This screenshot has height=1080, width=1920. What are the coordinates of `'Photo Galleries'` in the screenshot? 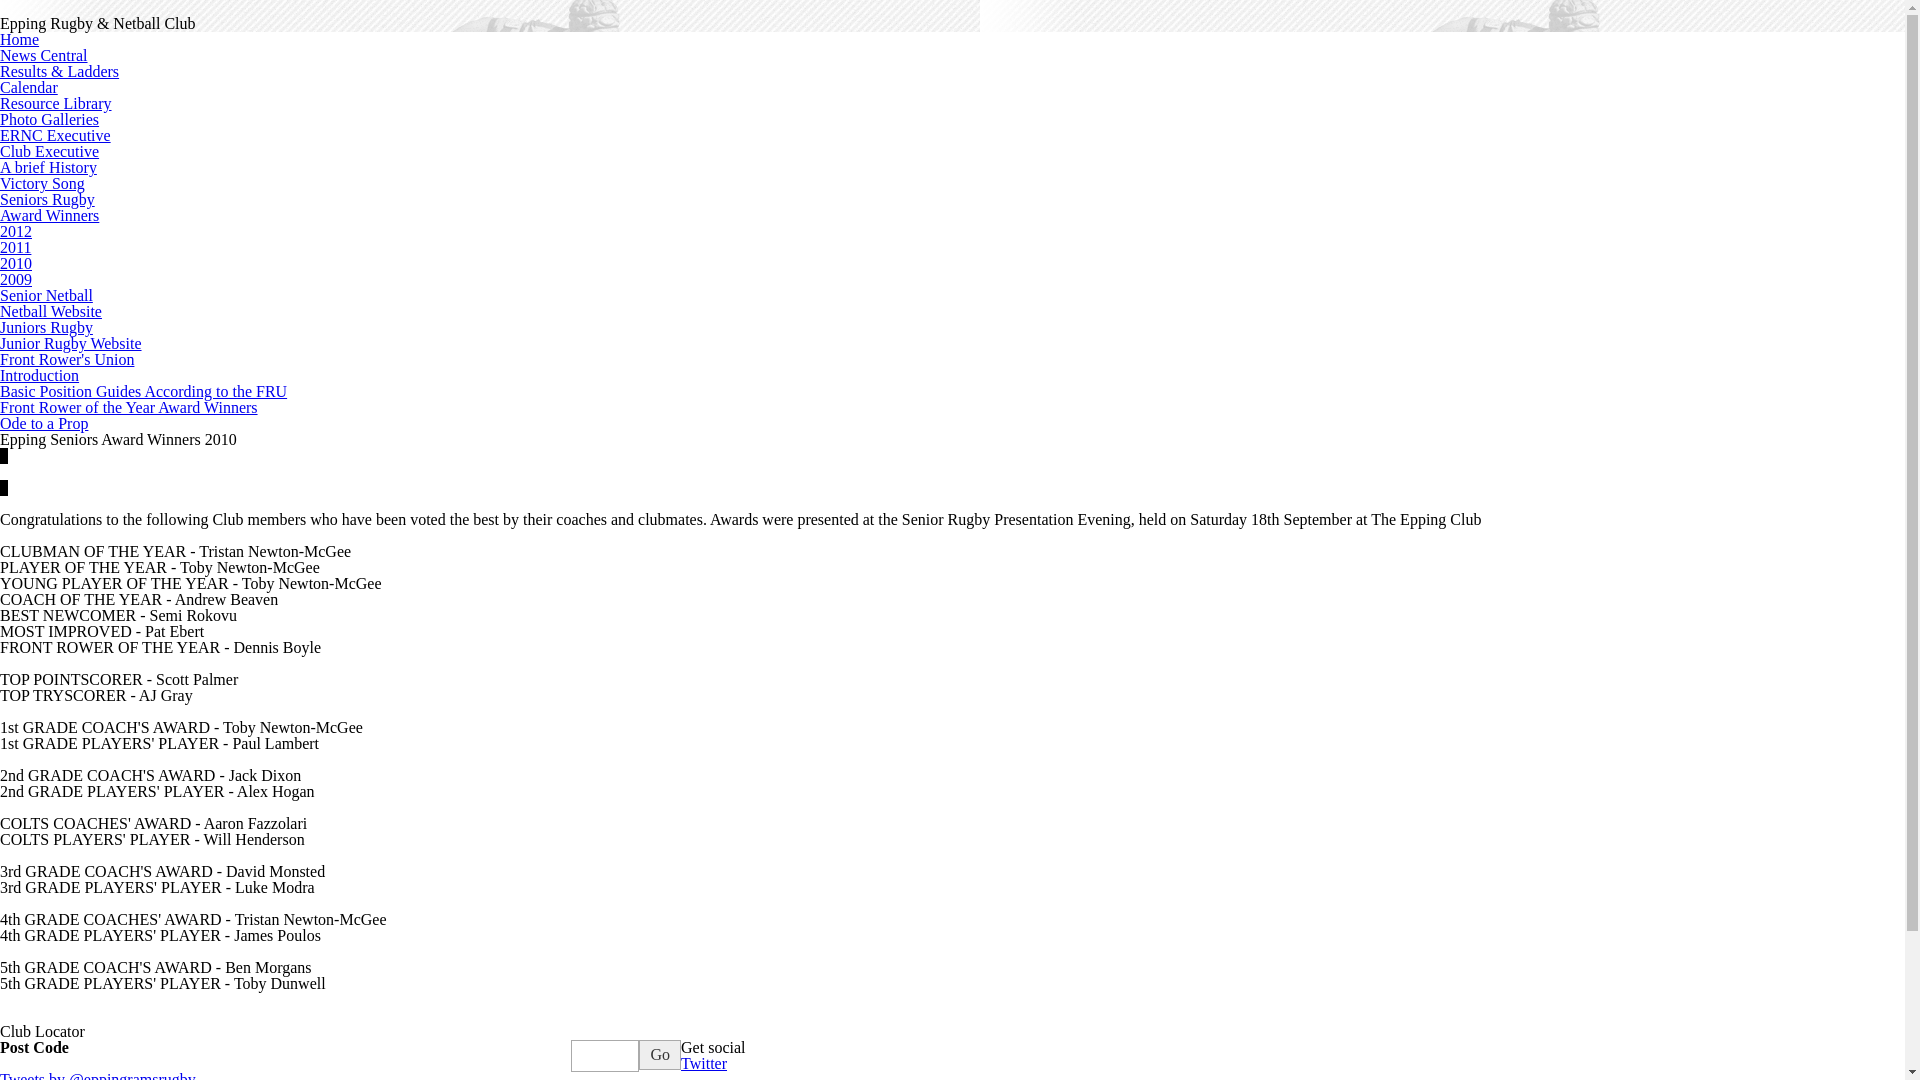 It's located at (0, 119).